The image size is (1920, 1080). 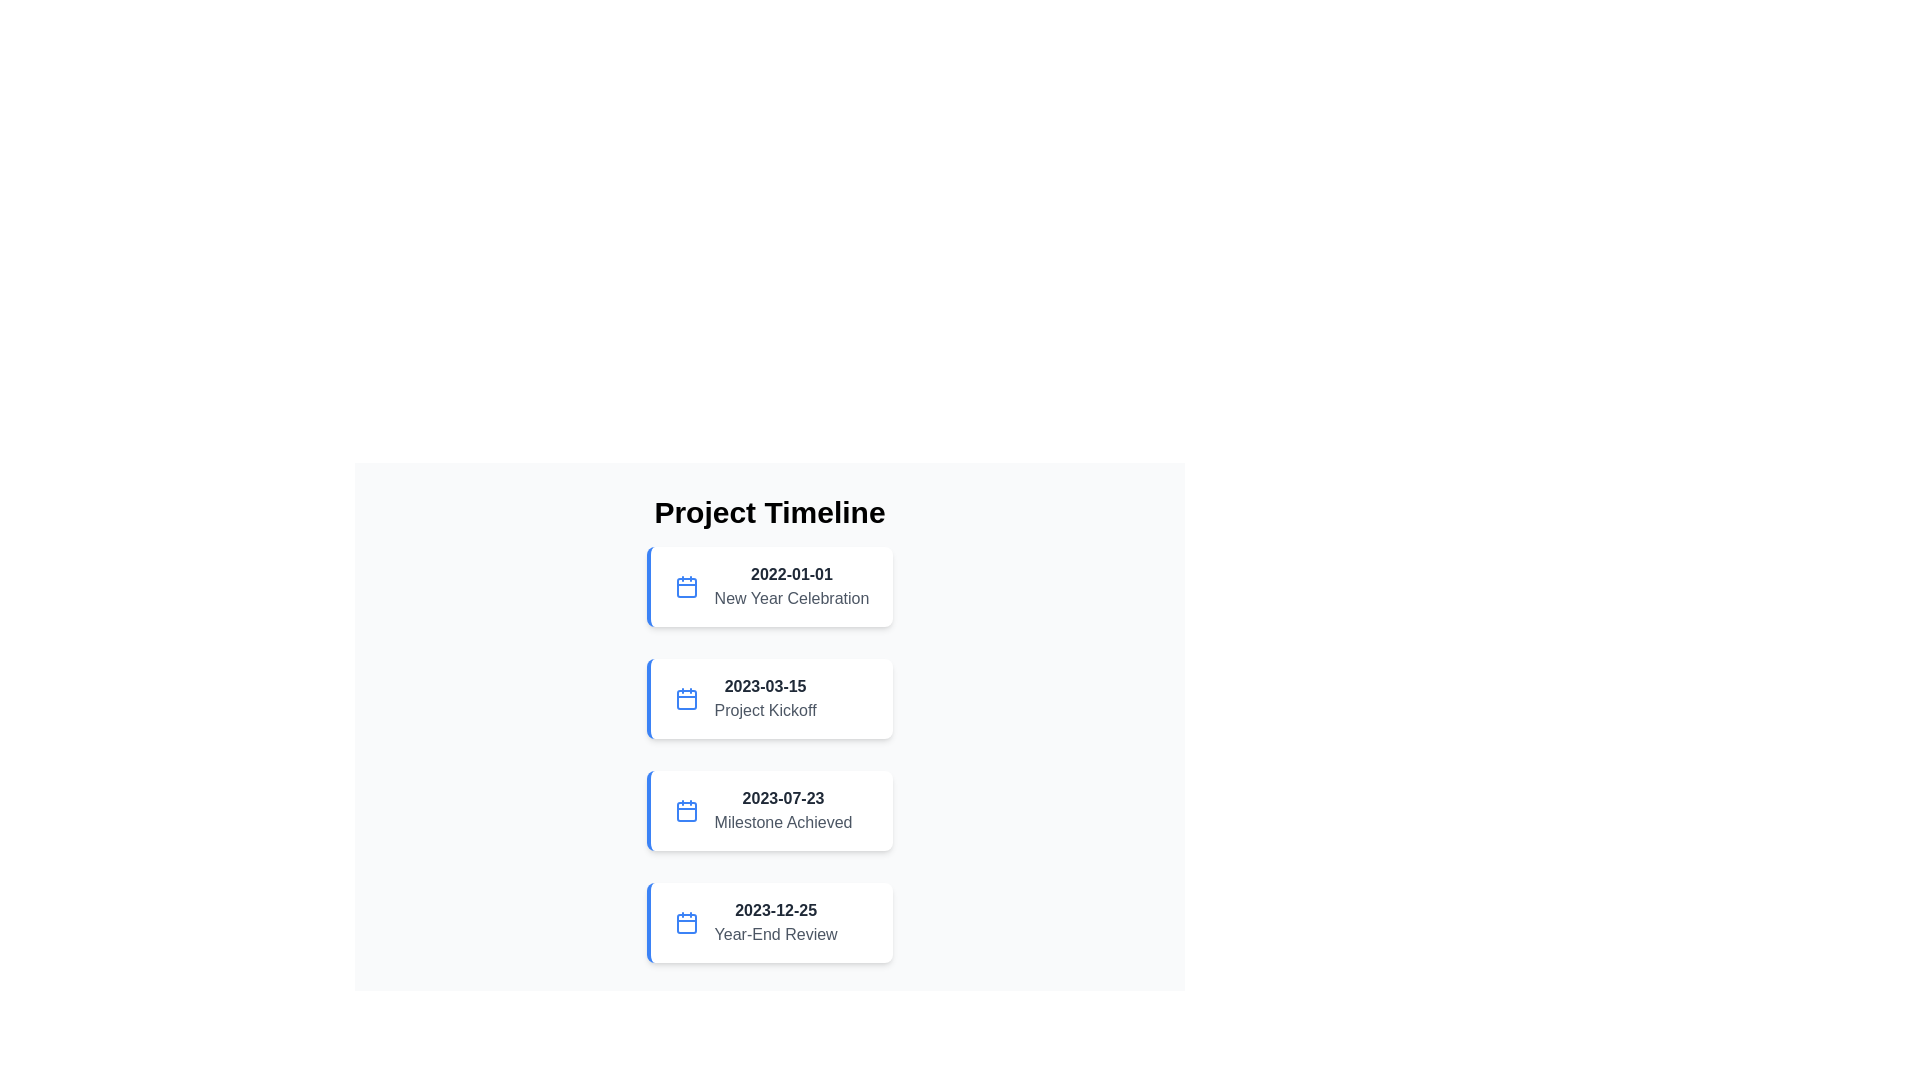 What do you see at coordinates (686, 585) in the screenshot?
I see `the calendar icon with a blue outline located on the leftmost side of the first list item in the vertically arranged timeline` at bounding box center [686, 585].